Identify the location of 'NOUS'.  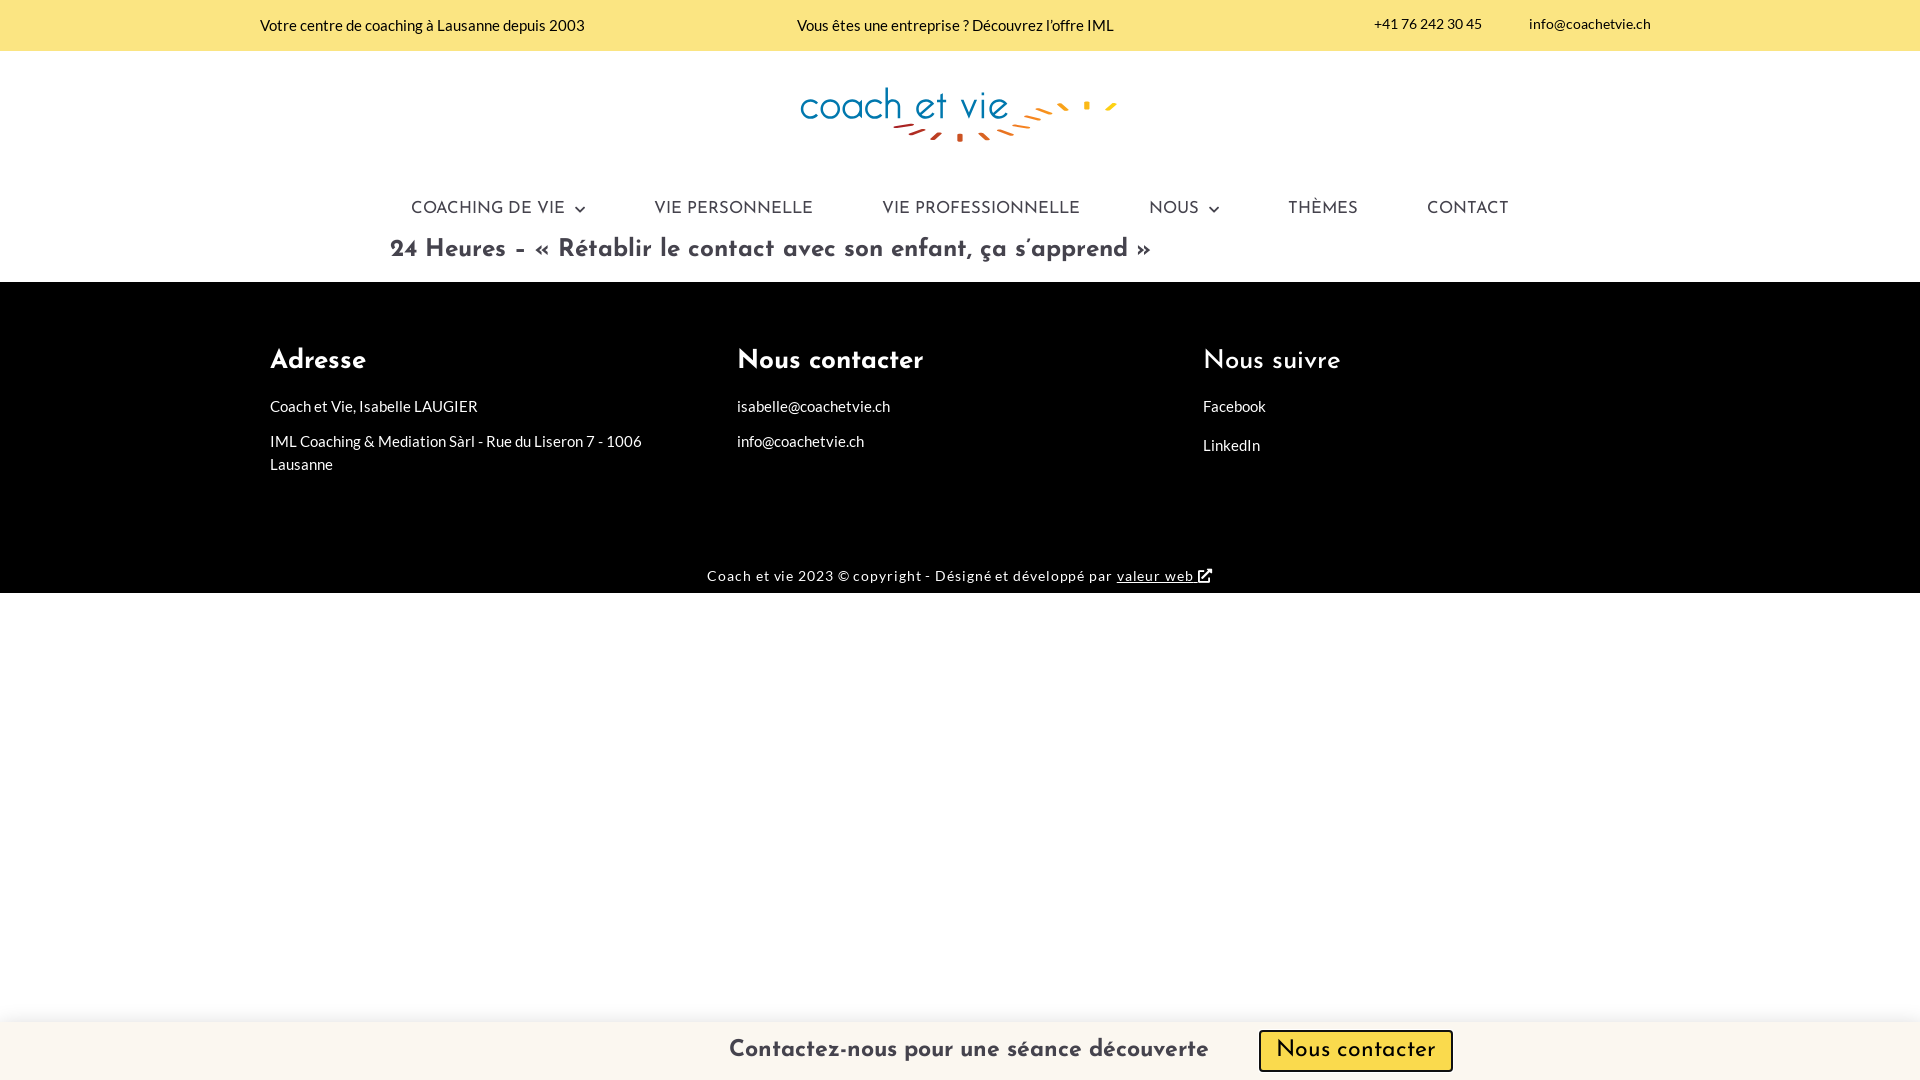
(1184, 209).